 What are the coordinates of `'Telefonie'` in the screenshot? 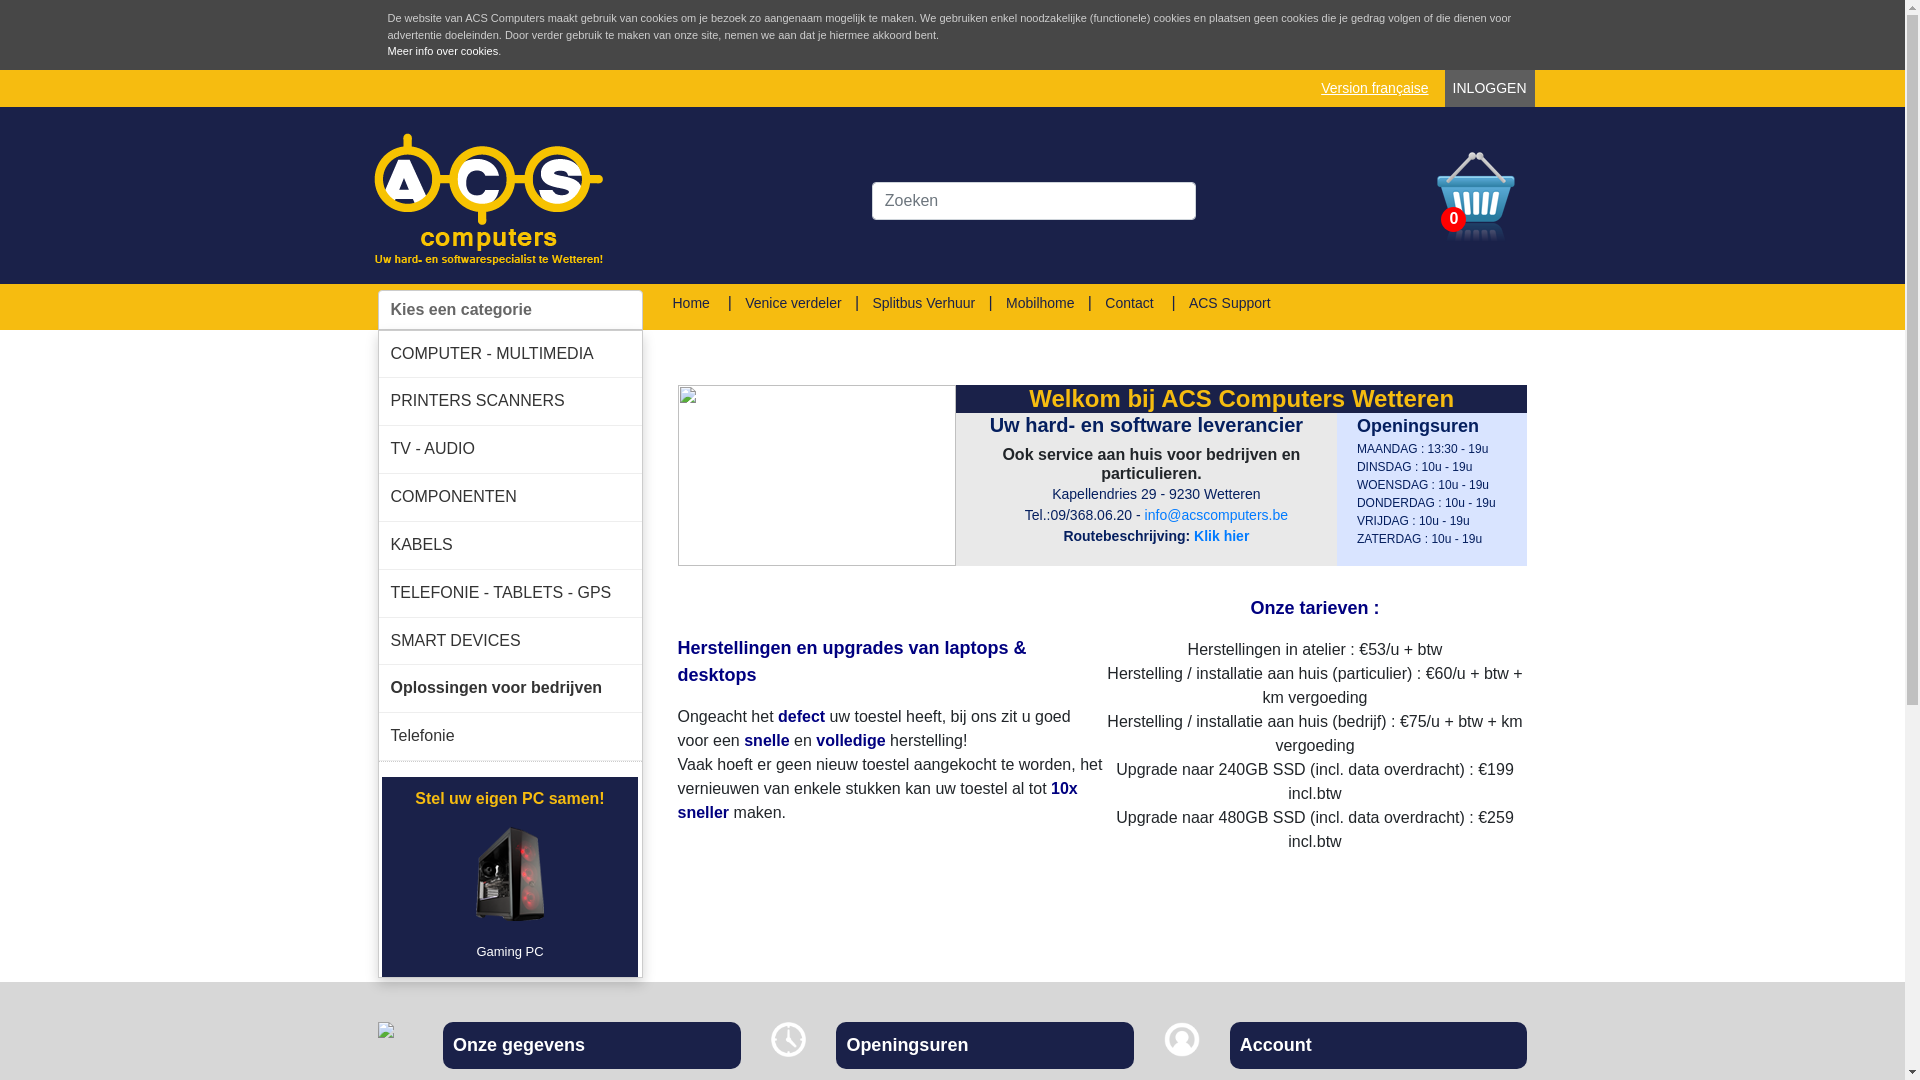 It's located at (509, 736).